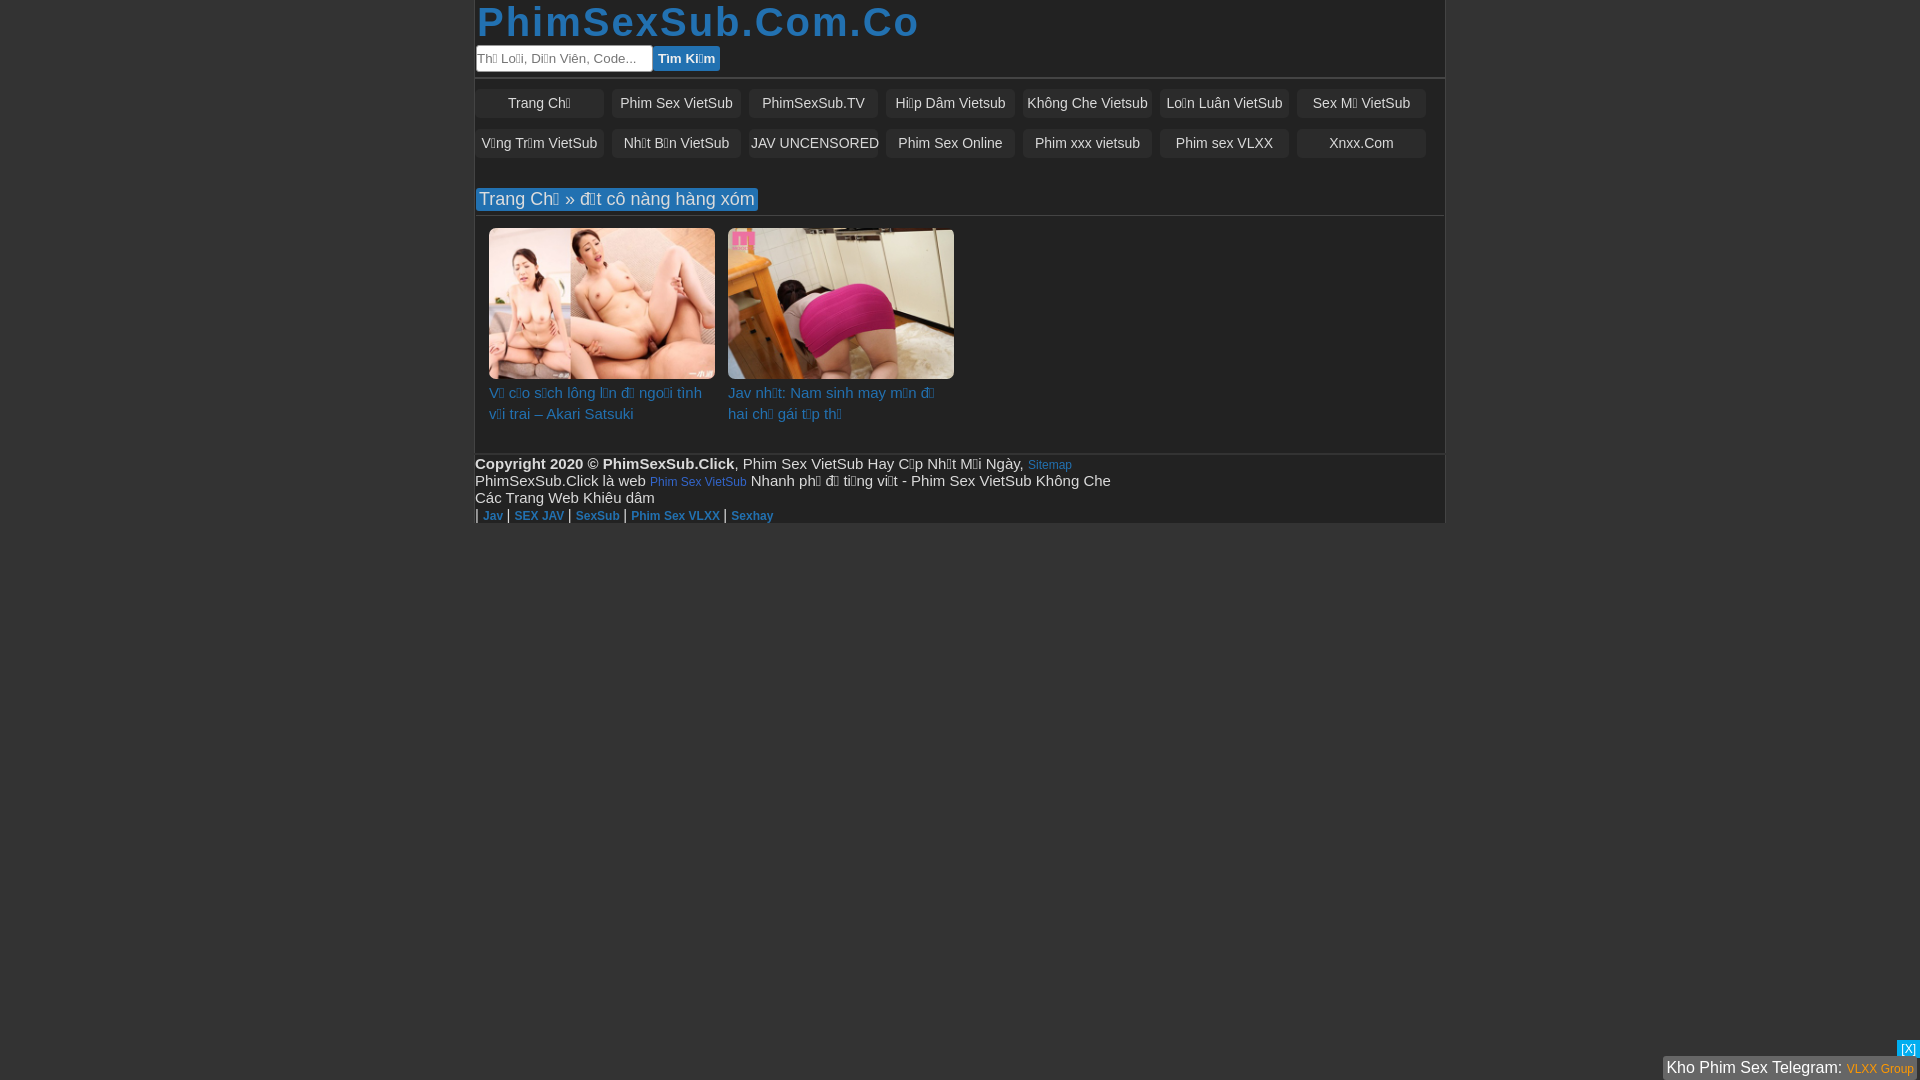 The width and height of the screenshot is (1920, 1080). Describe the element at coordinates (1086, 142) in the screenshot. I see `'Phim xxx vietsub'` at that location.